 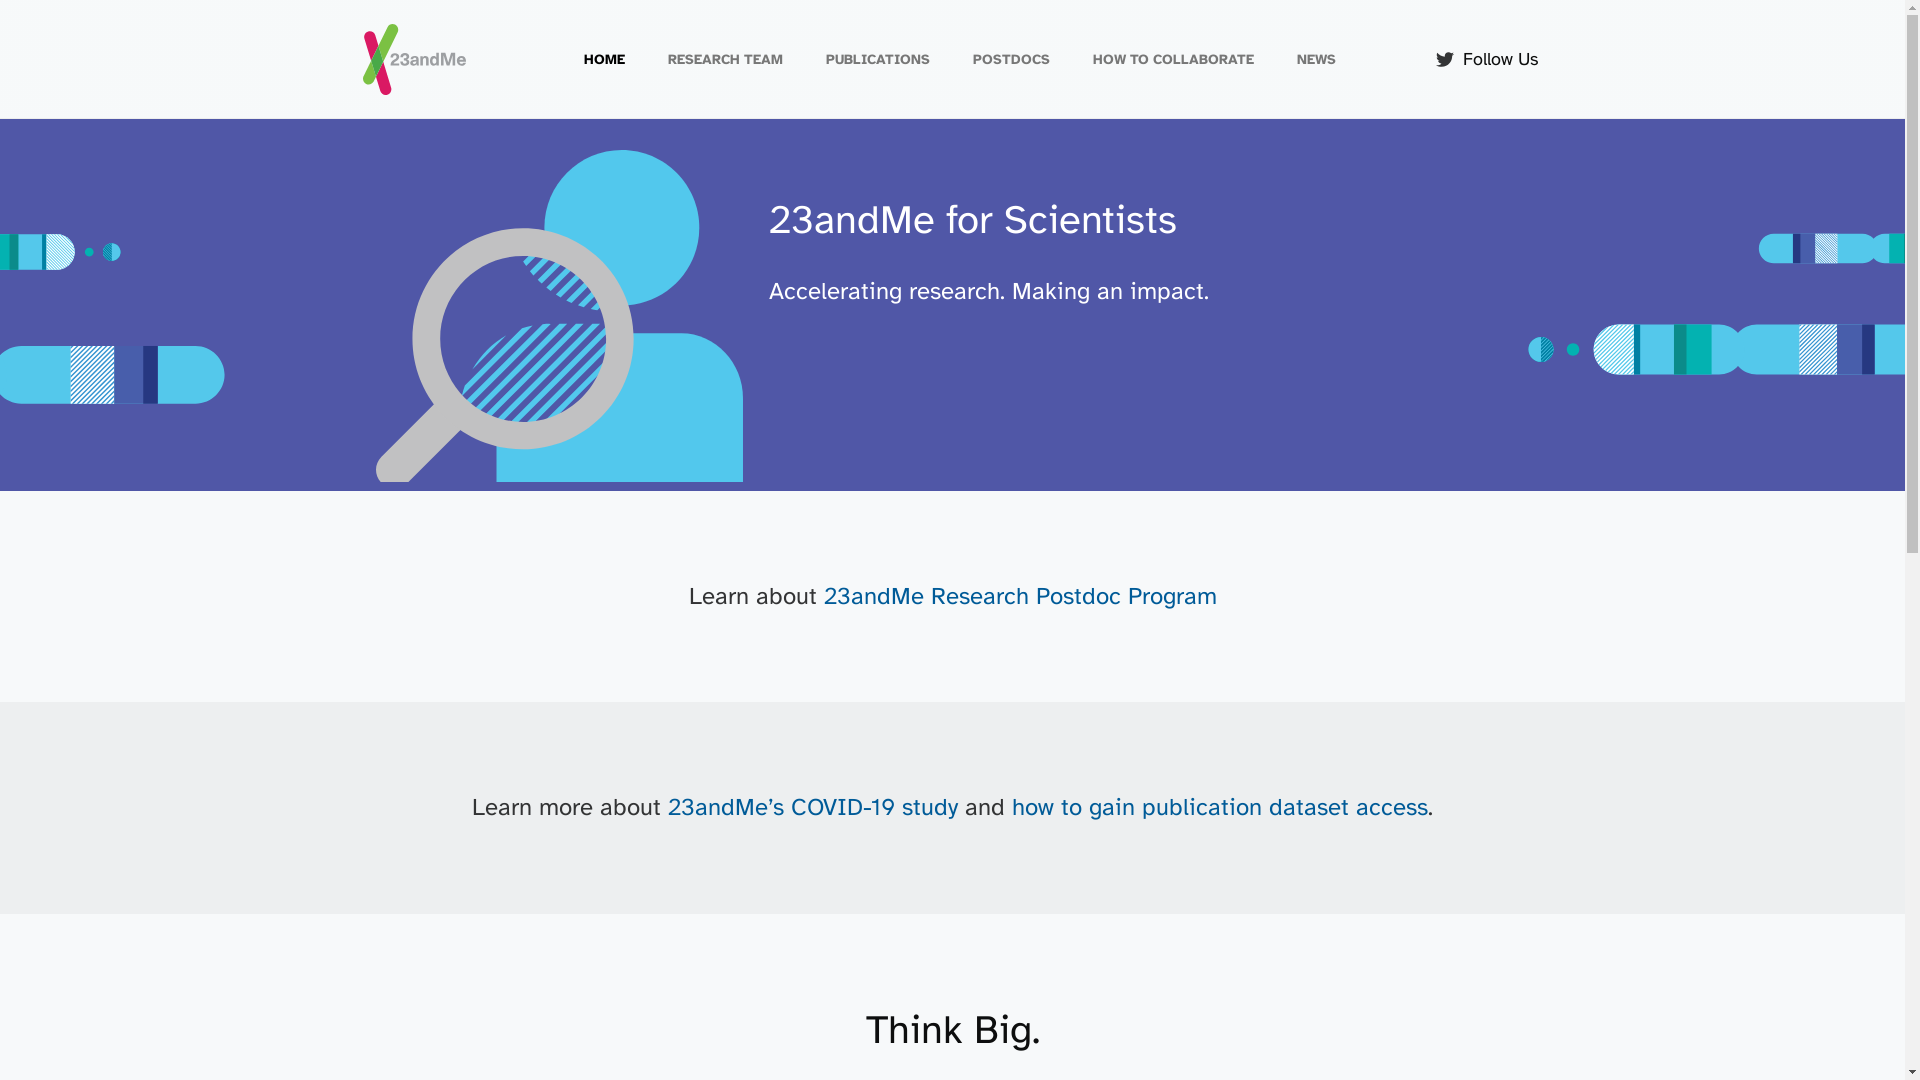 I want to click on '23andMe Research Postdoc Program', so click(x=1020, y=595).